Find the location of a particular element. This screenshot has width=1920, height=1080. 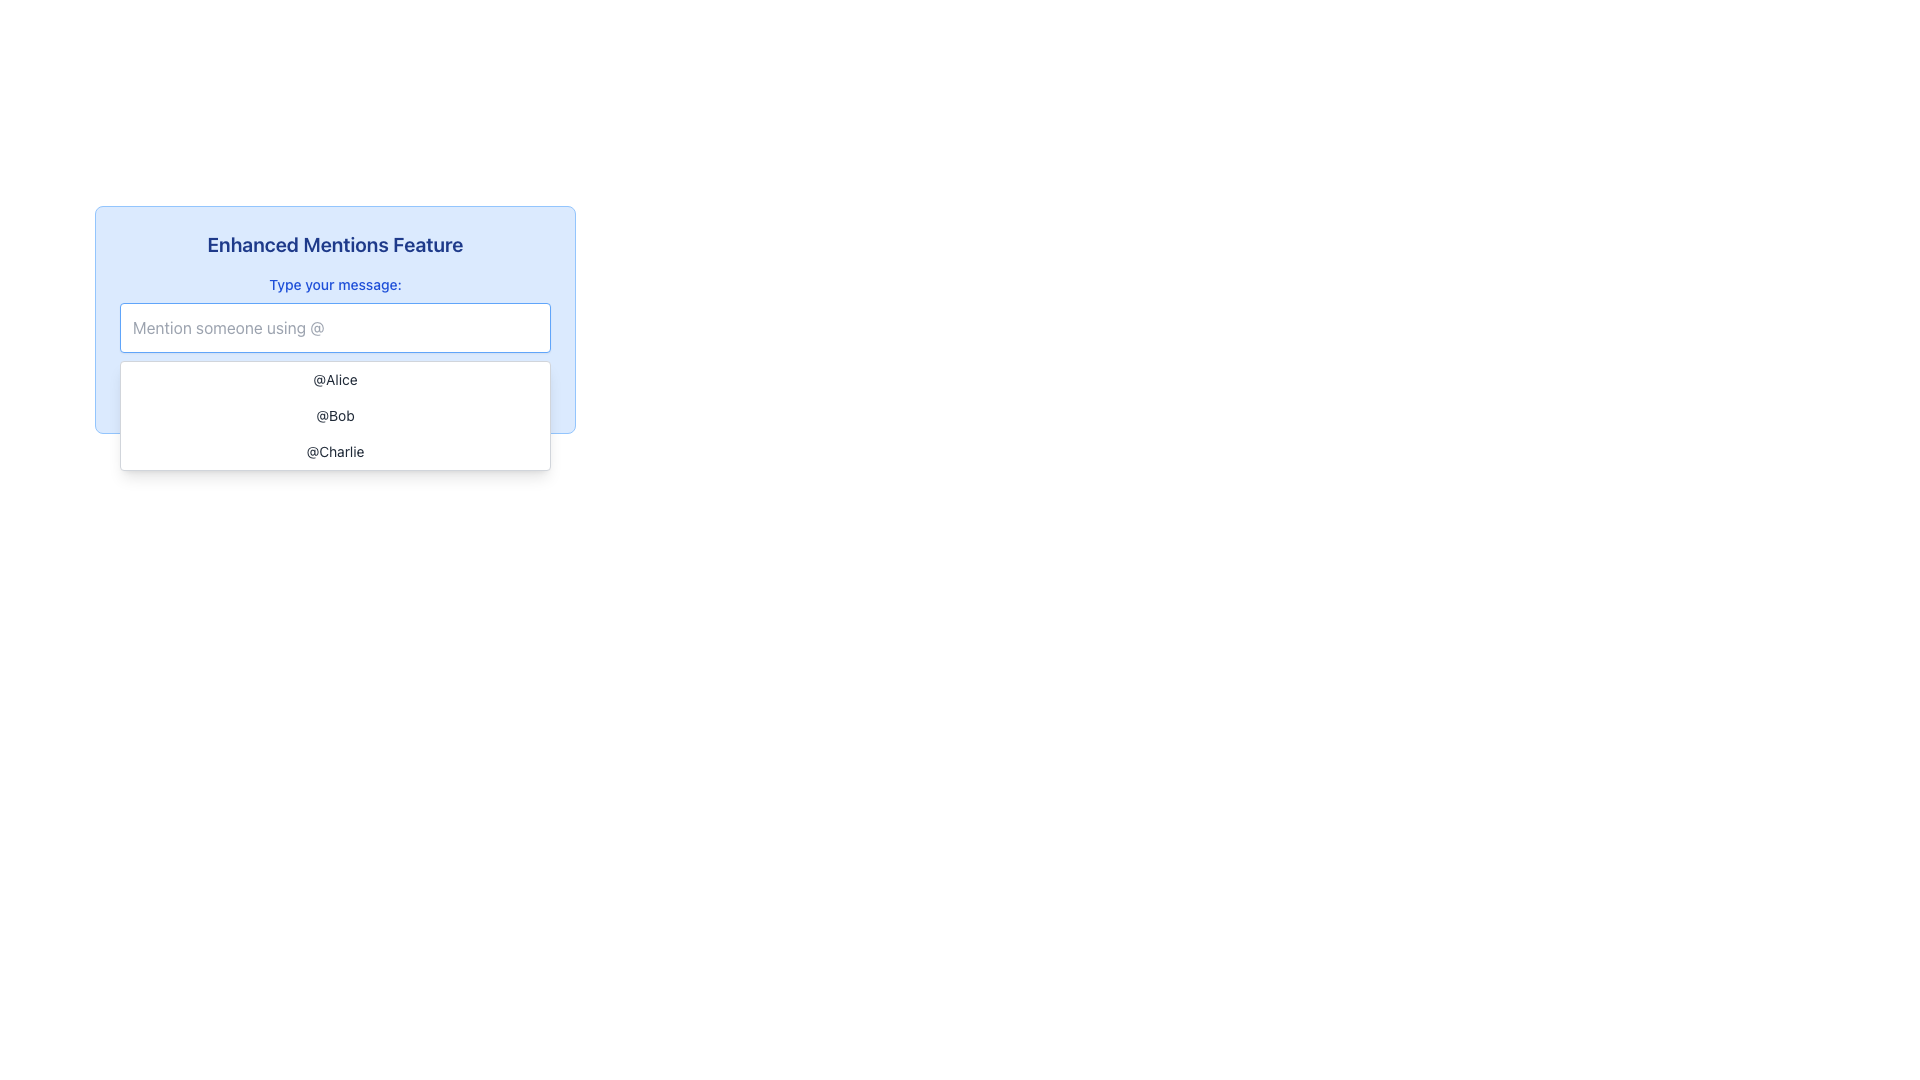

the list item '@Charlie,' which is styled in neutral gray and appears as the third option in the dropdown list of user mentions is located at coordinates (335, 451).